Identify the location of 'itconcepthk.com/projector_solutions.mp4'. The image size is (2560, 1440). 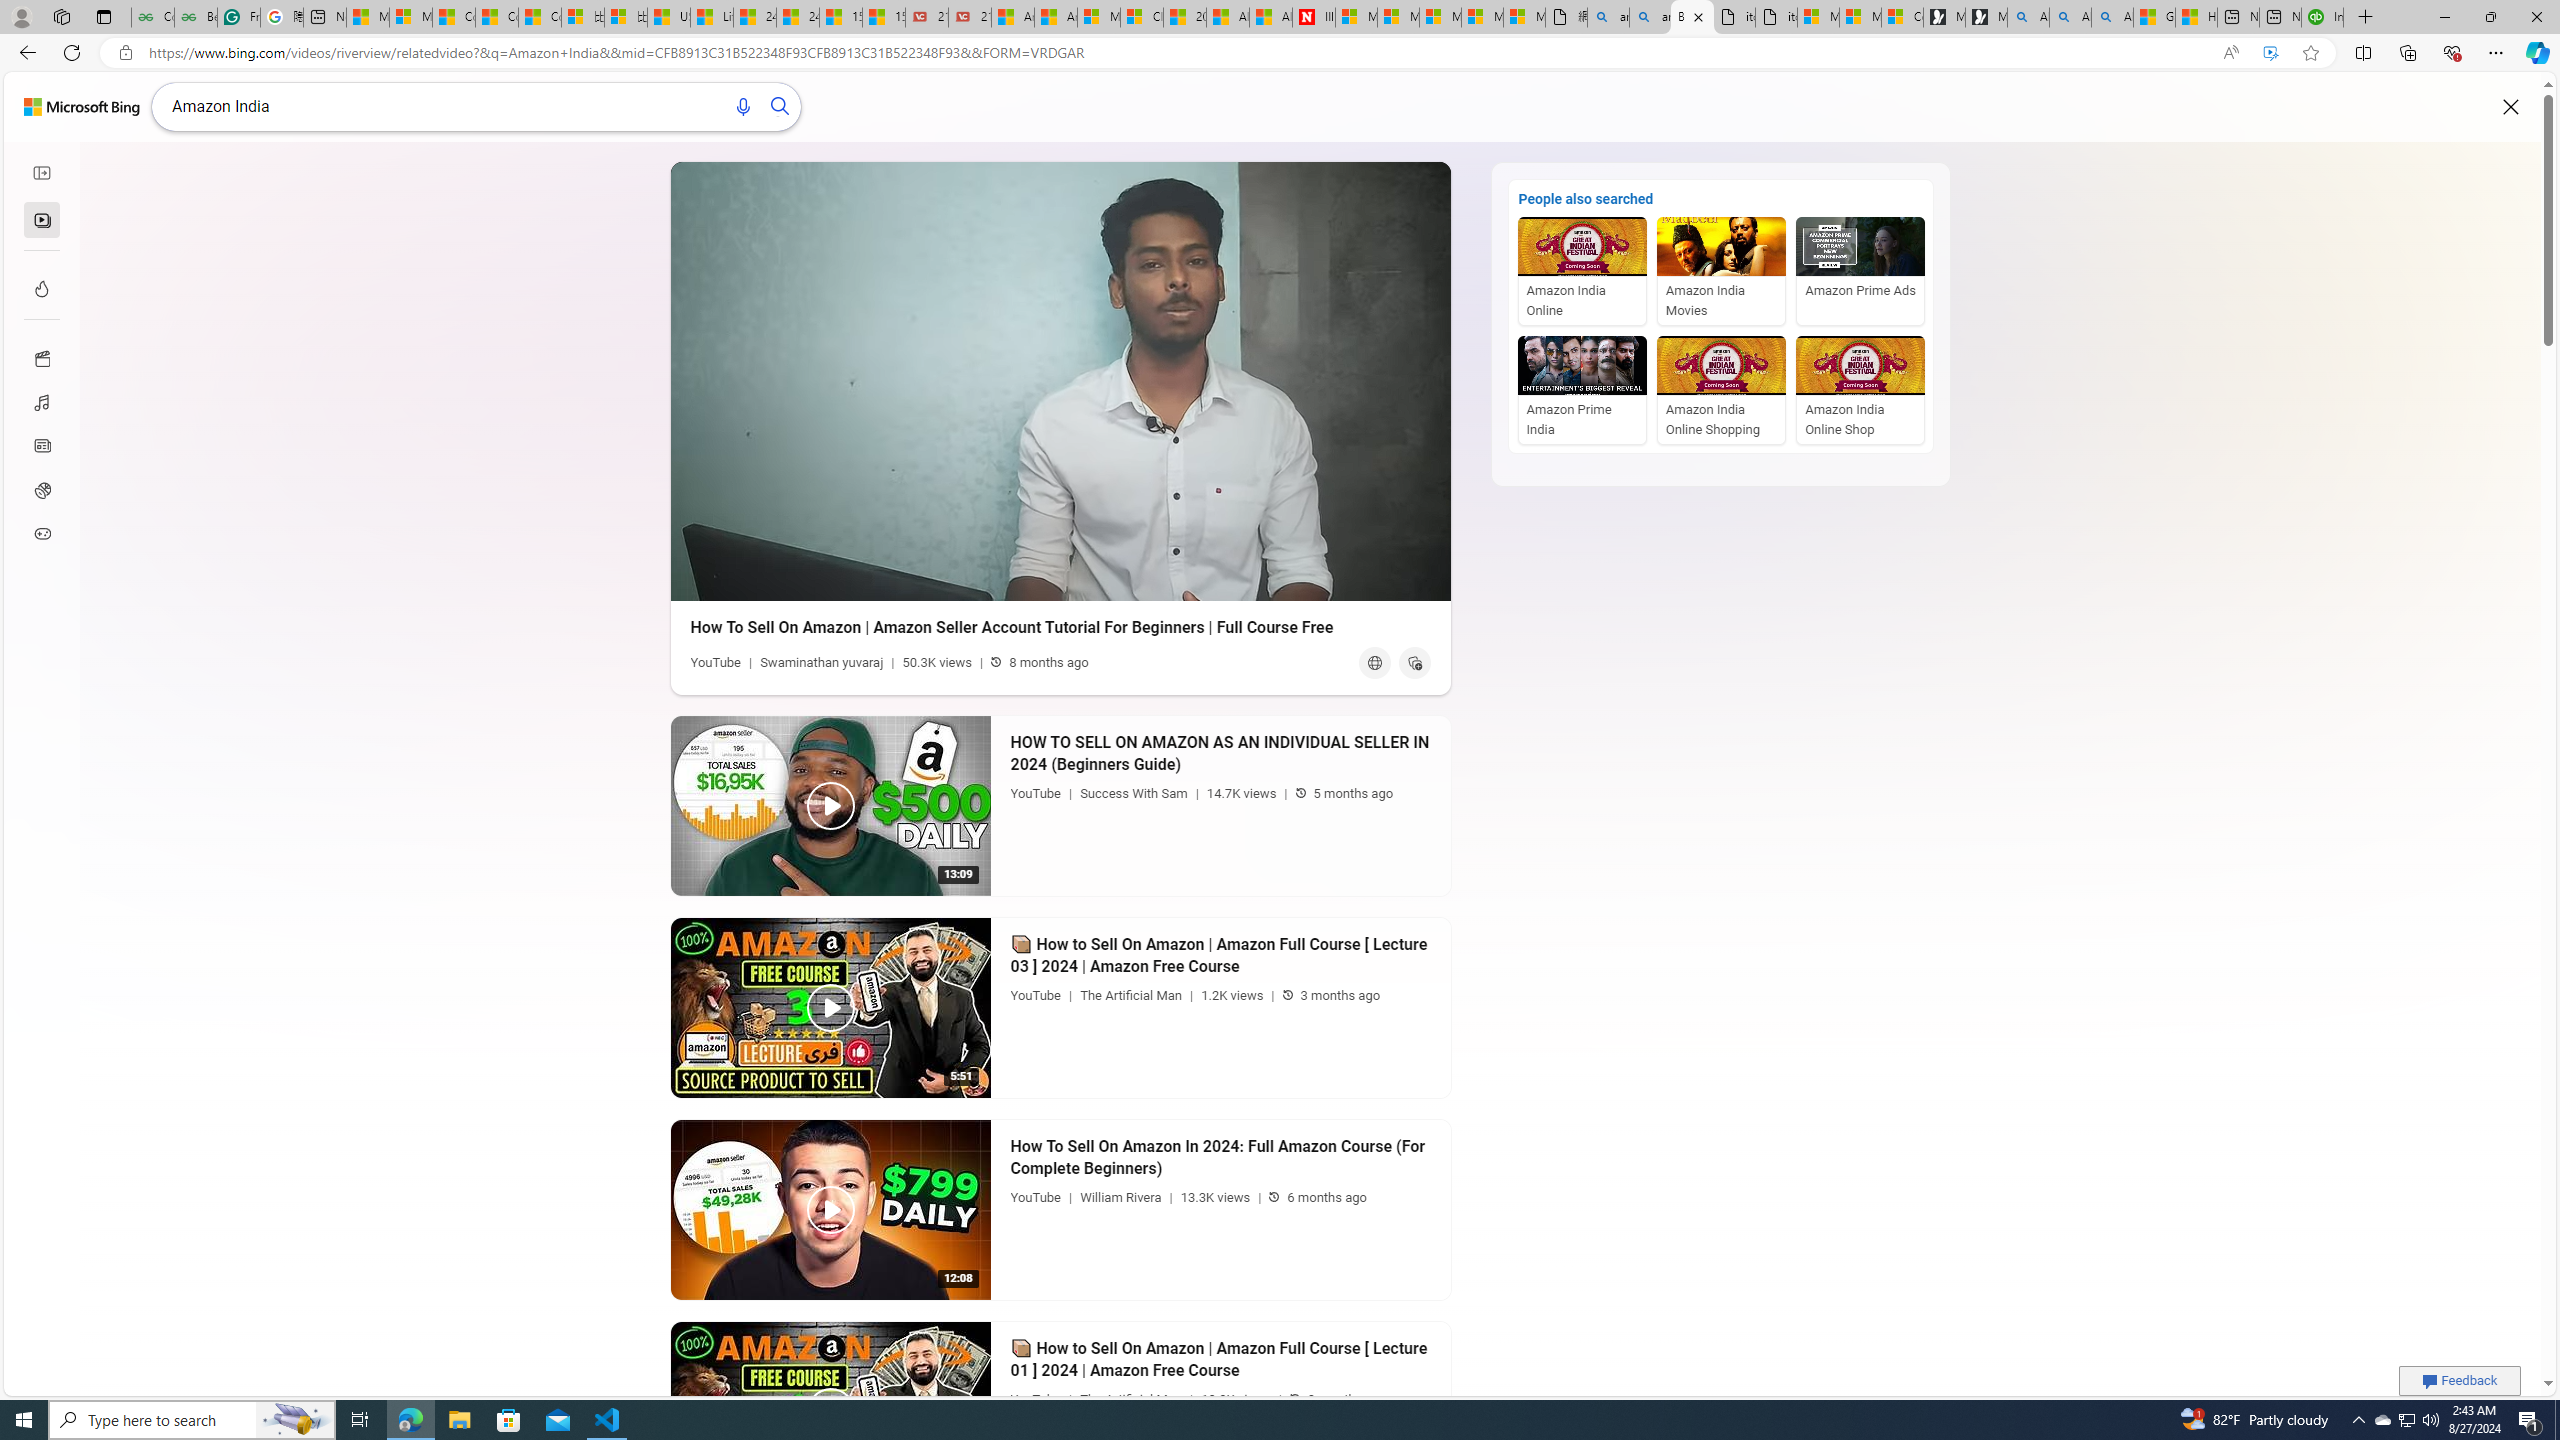
(1774, 16).